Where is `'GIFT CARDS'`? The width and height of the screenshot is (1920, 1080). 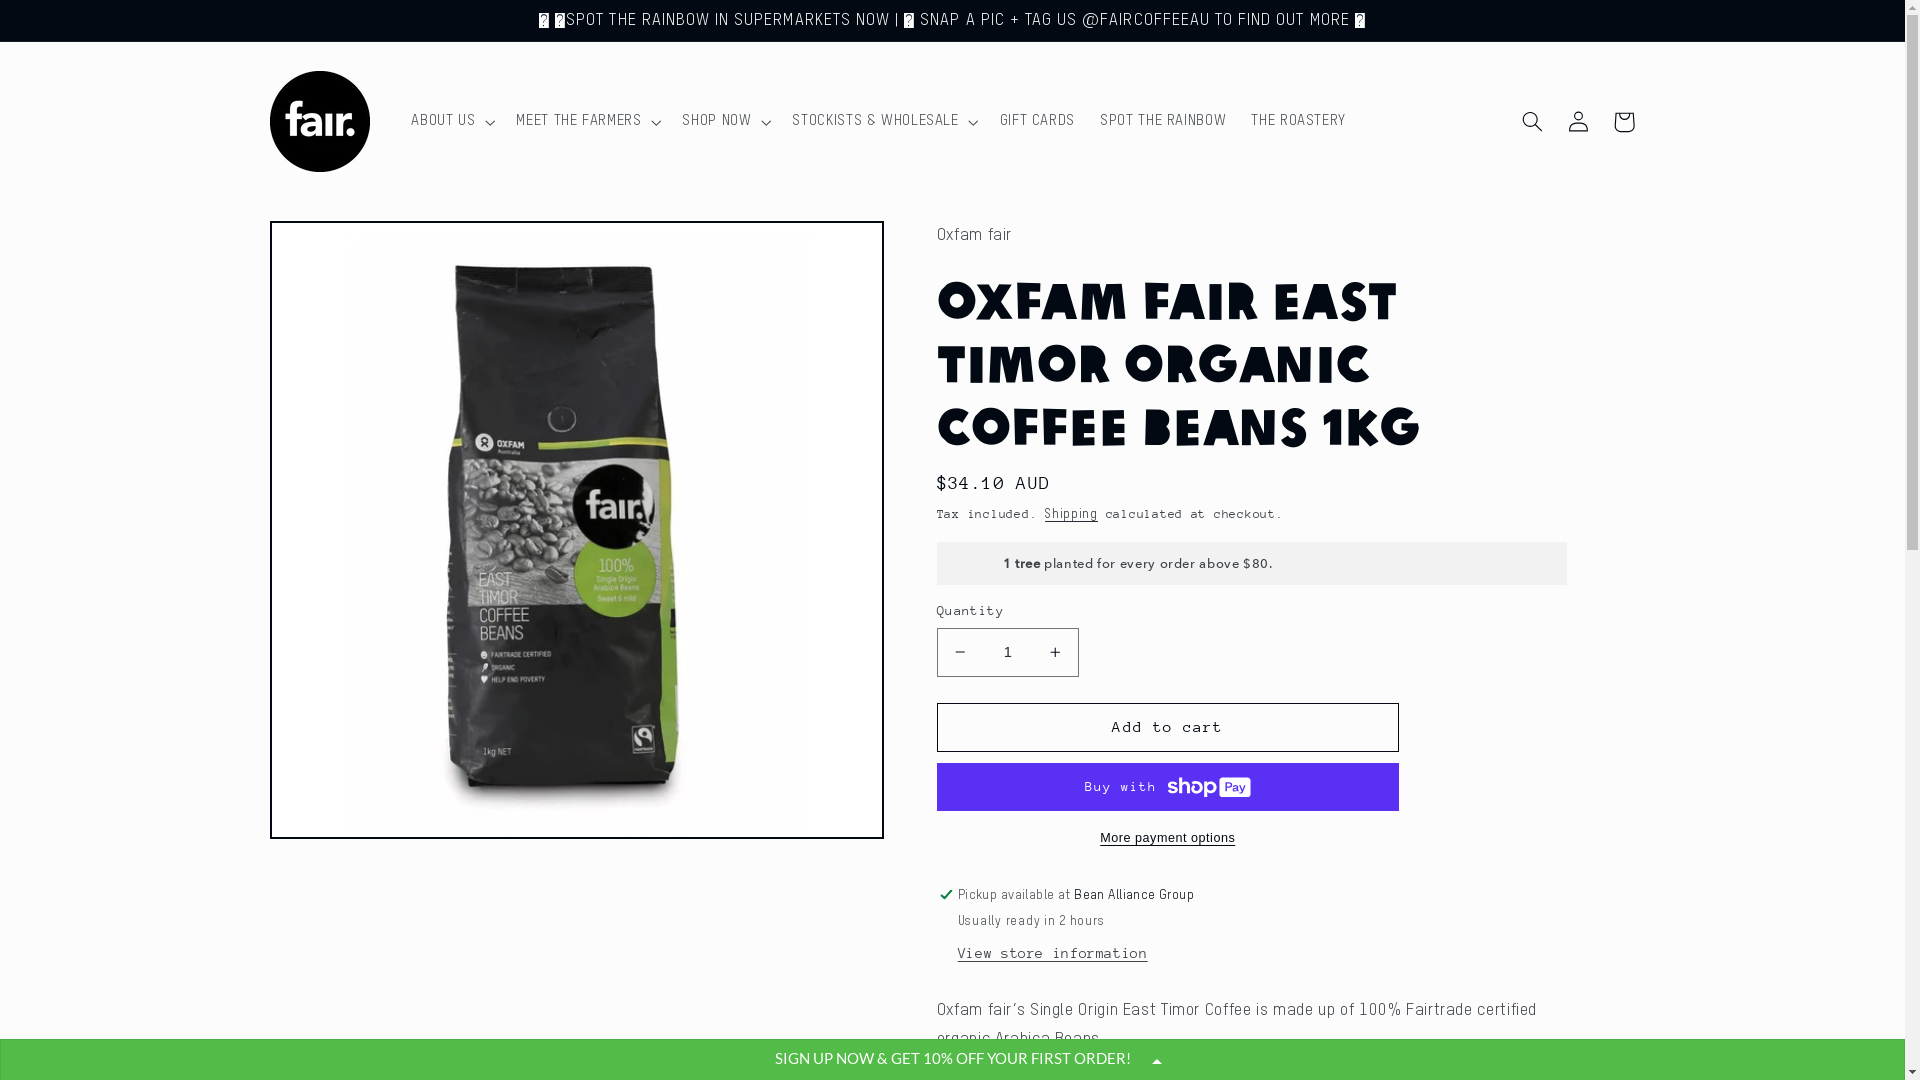
'GIFT CARDS' is located at coordinates (1037, 122).